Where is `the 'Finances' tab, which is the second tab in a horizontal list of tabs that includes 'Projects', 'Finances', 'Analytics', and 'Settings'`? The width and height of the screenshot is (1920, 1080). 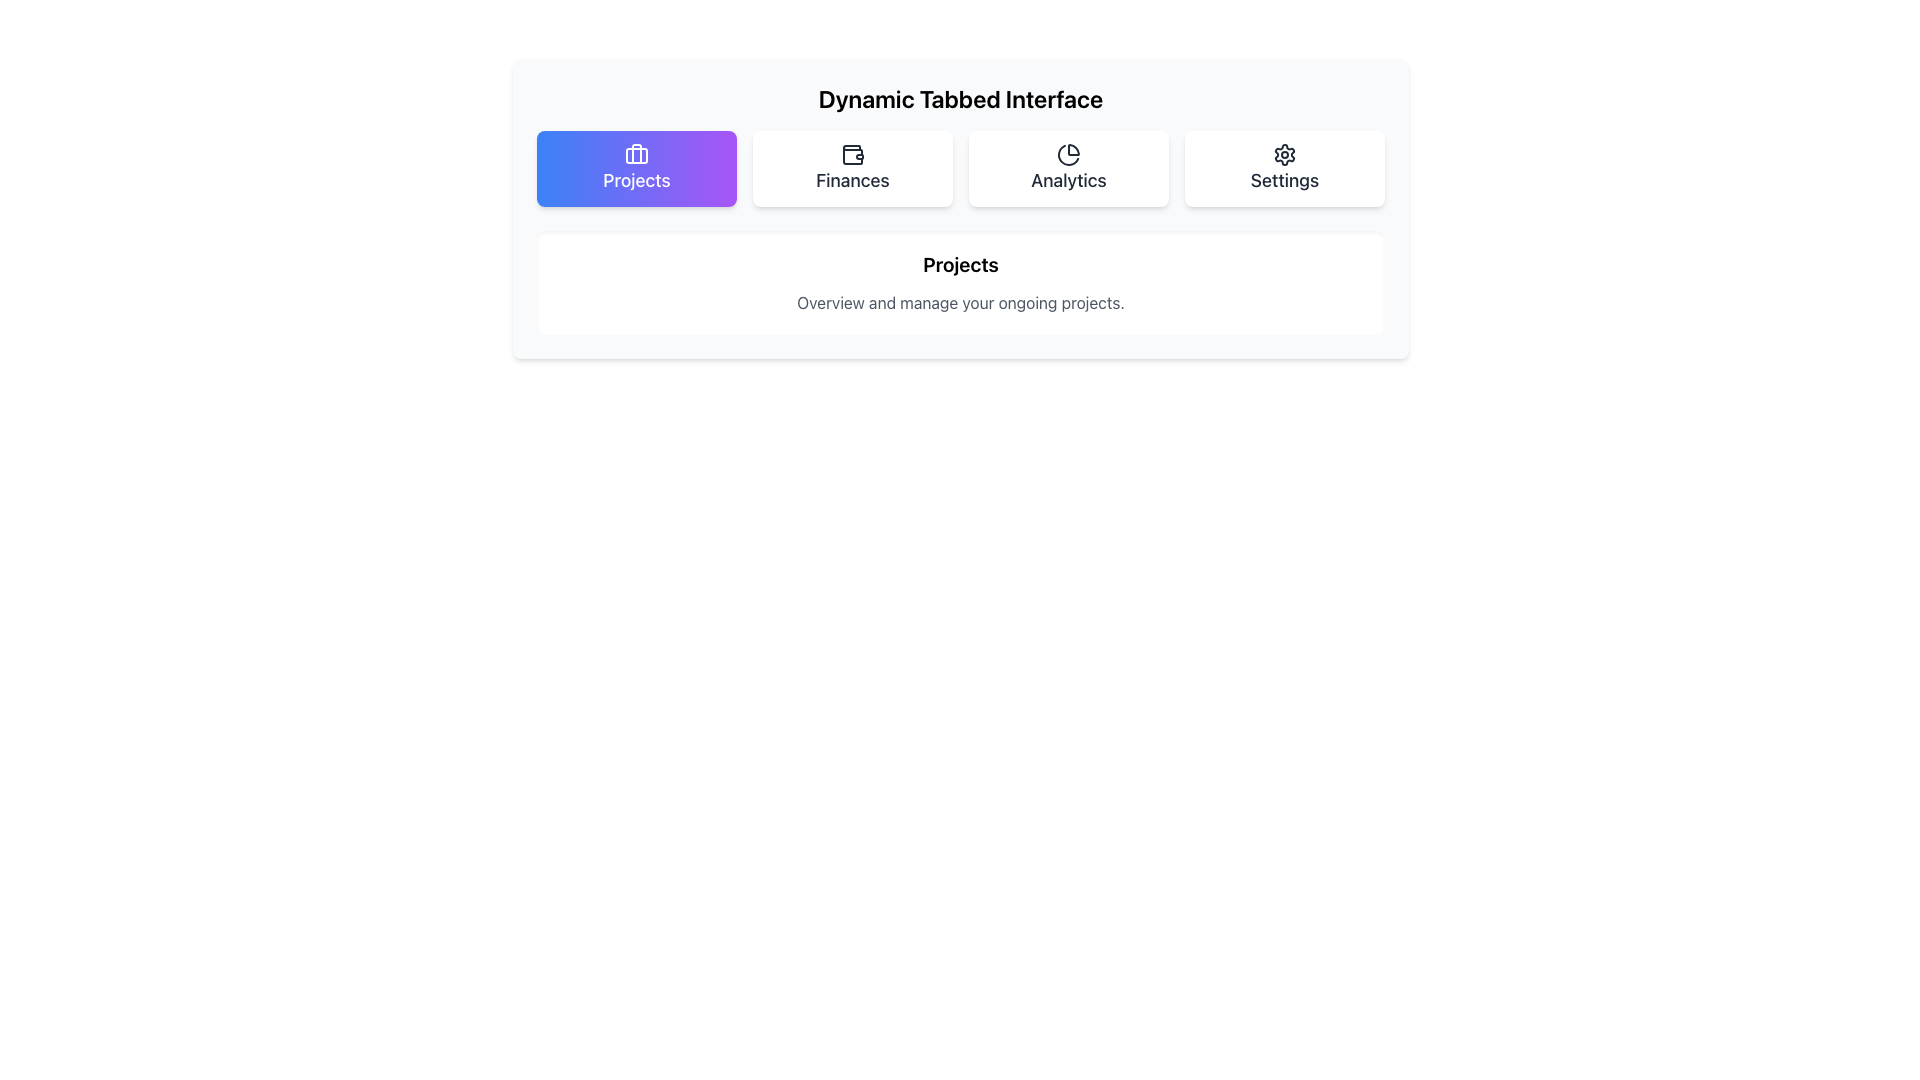
the 'Finances' tab, which is the second tab in a horizontal list of tabs that includes 'Projects', 'Finances', 'Analytics', and 'Settings' is located at coordinates (853, 168).